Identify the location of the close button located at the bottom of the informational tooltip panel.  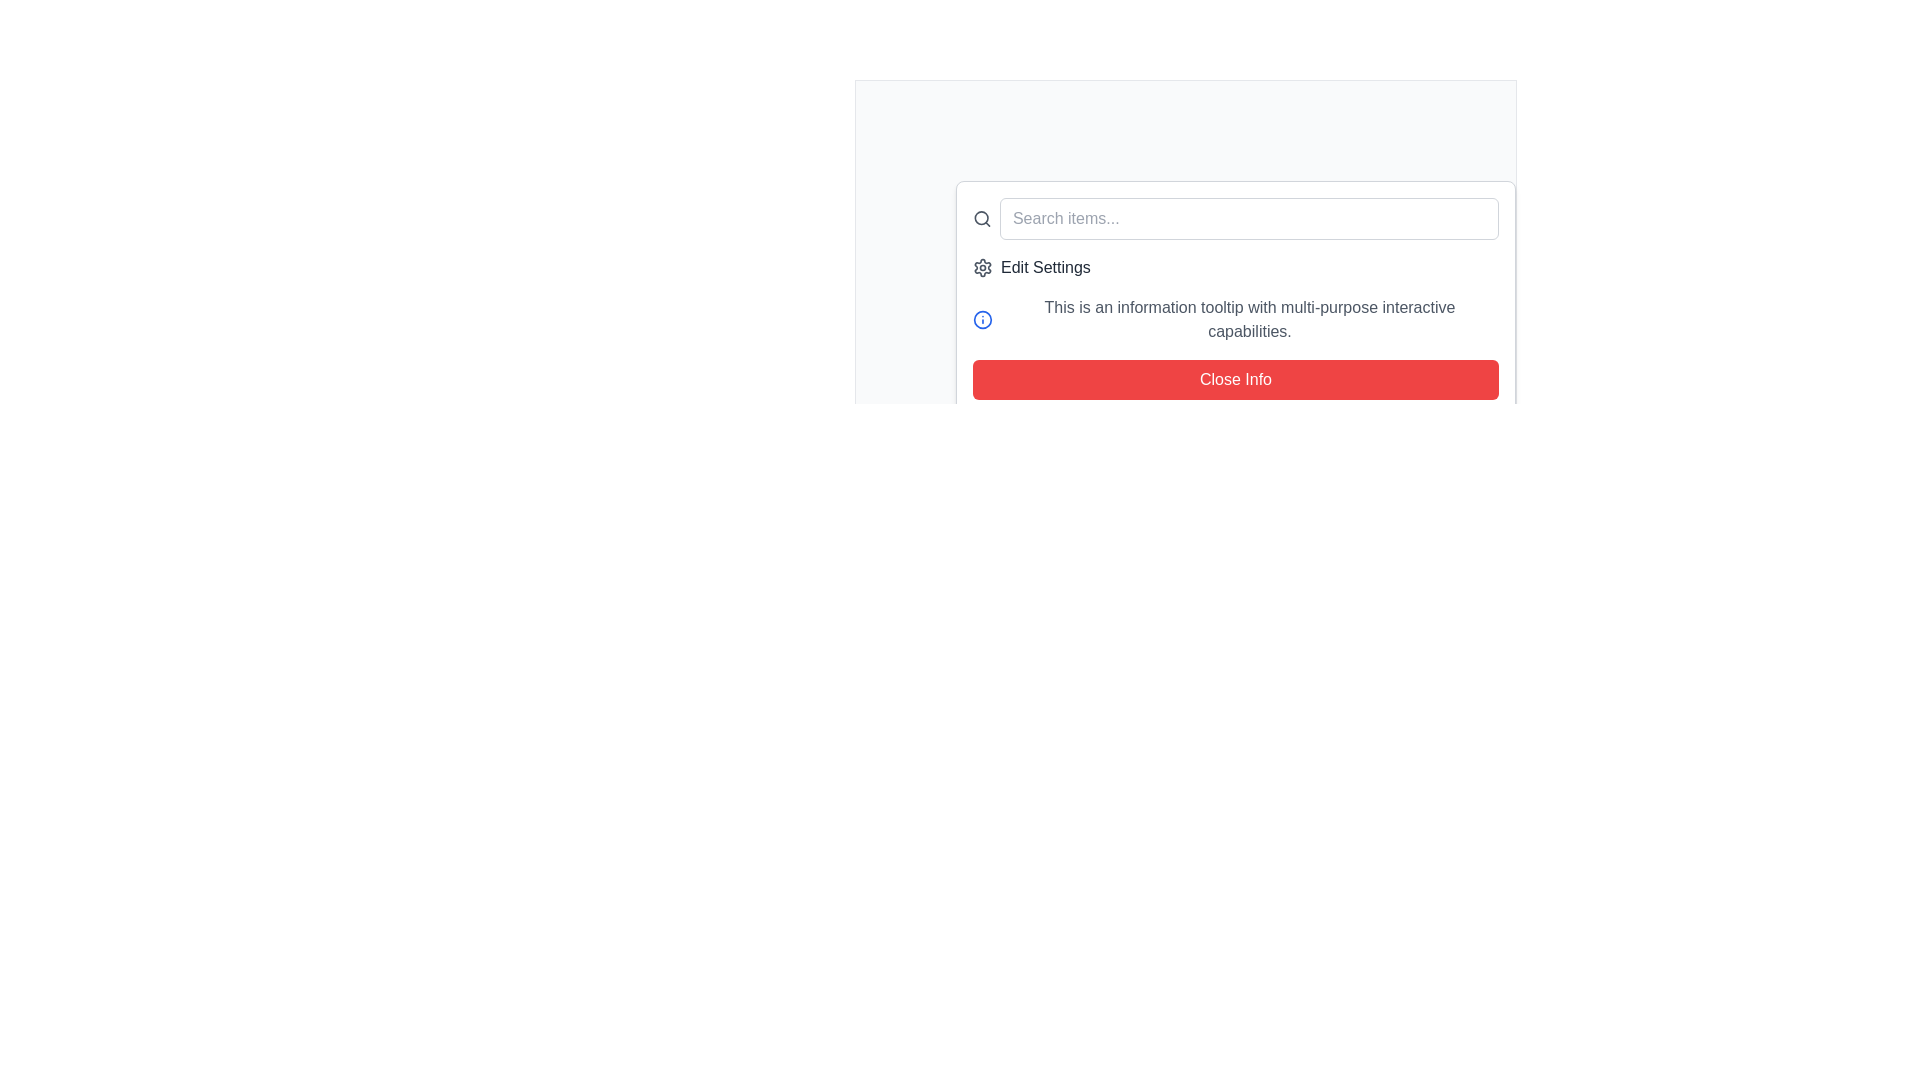
(1235, 380).